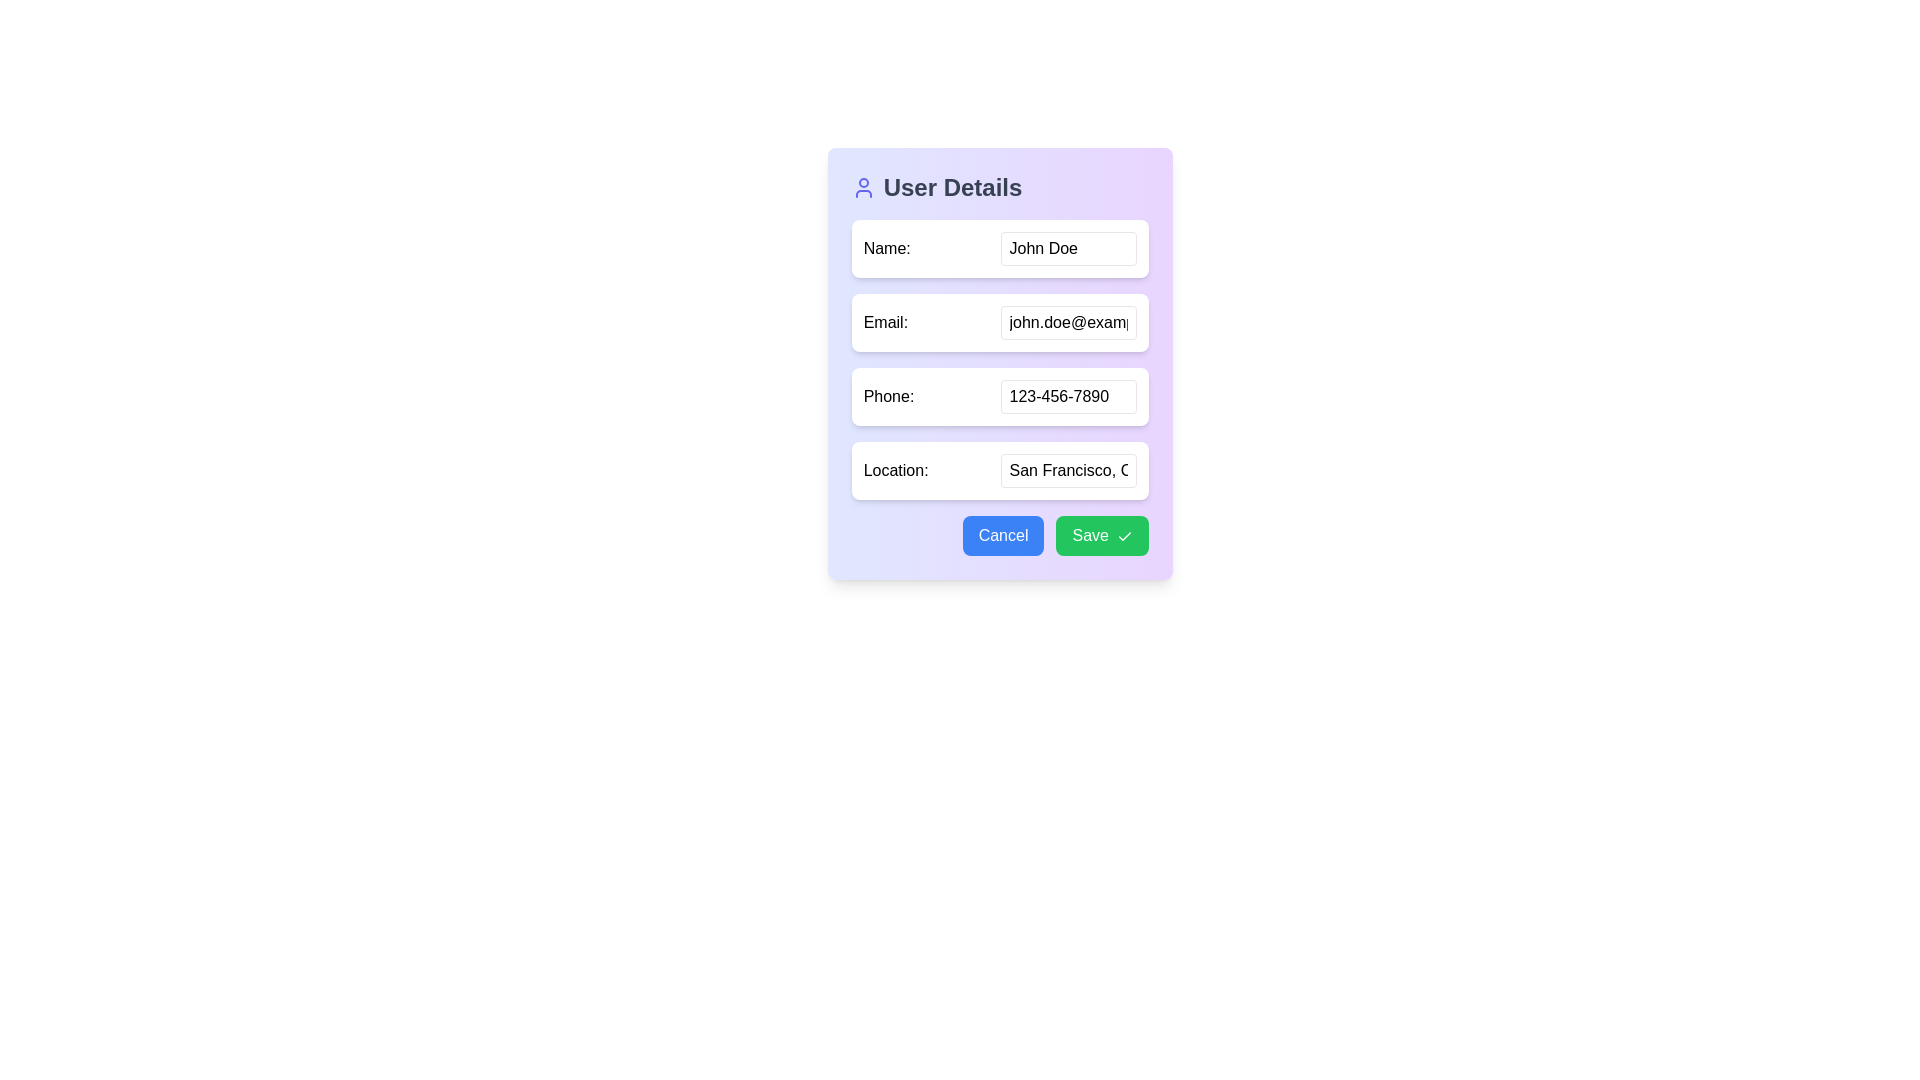 This screenshot has height=1080, width=1920. I want to click on the Text label indicating the input field for location, positioned in the bottom section of the 'User Details' form, between the 'Phone' section and the 'Cancel' and 'Save' buttons, so click(895, 470).